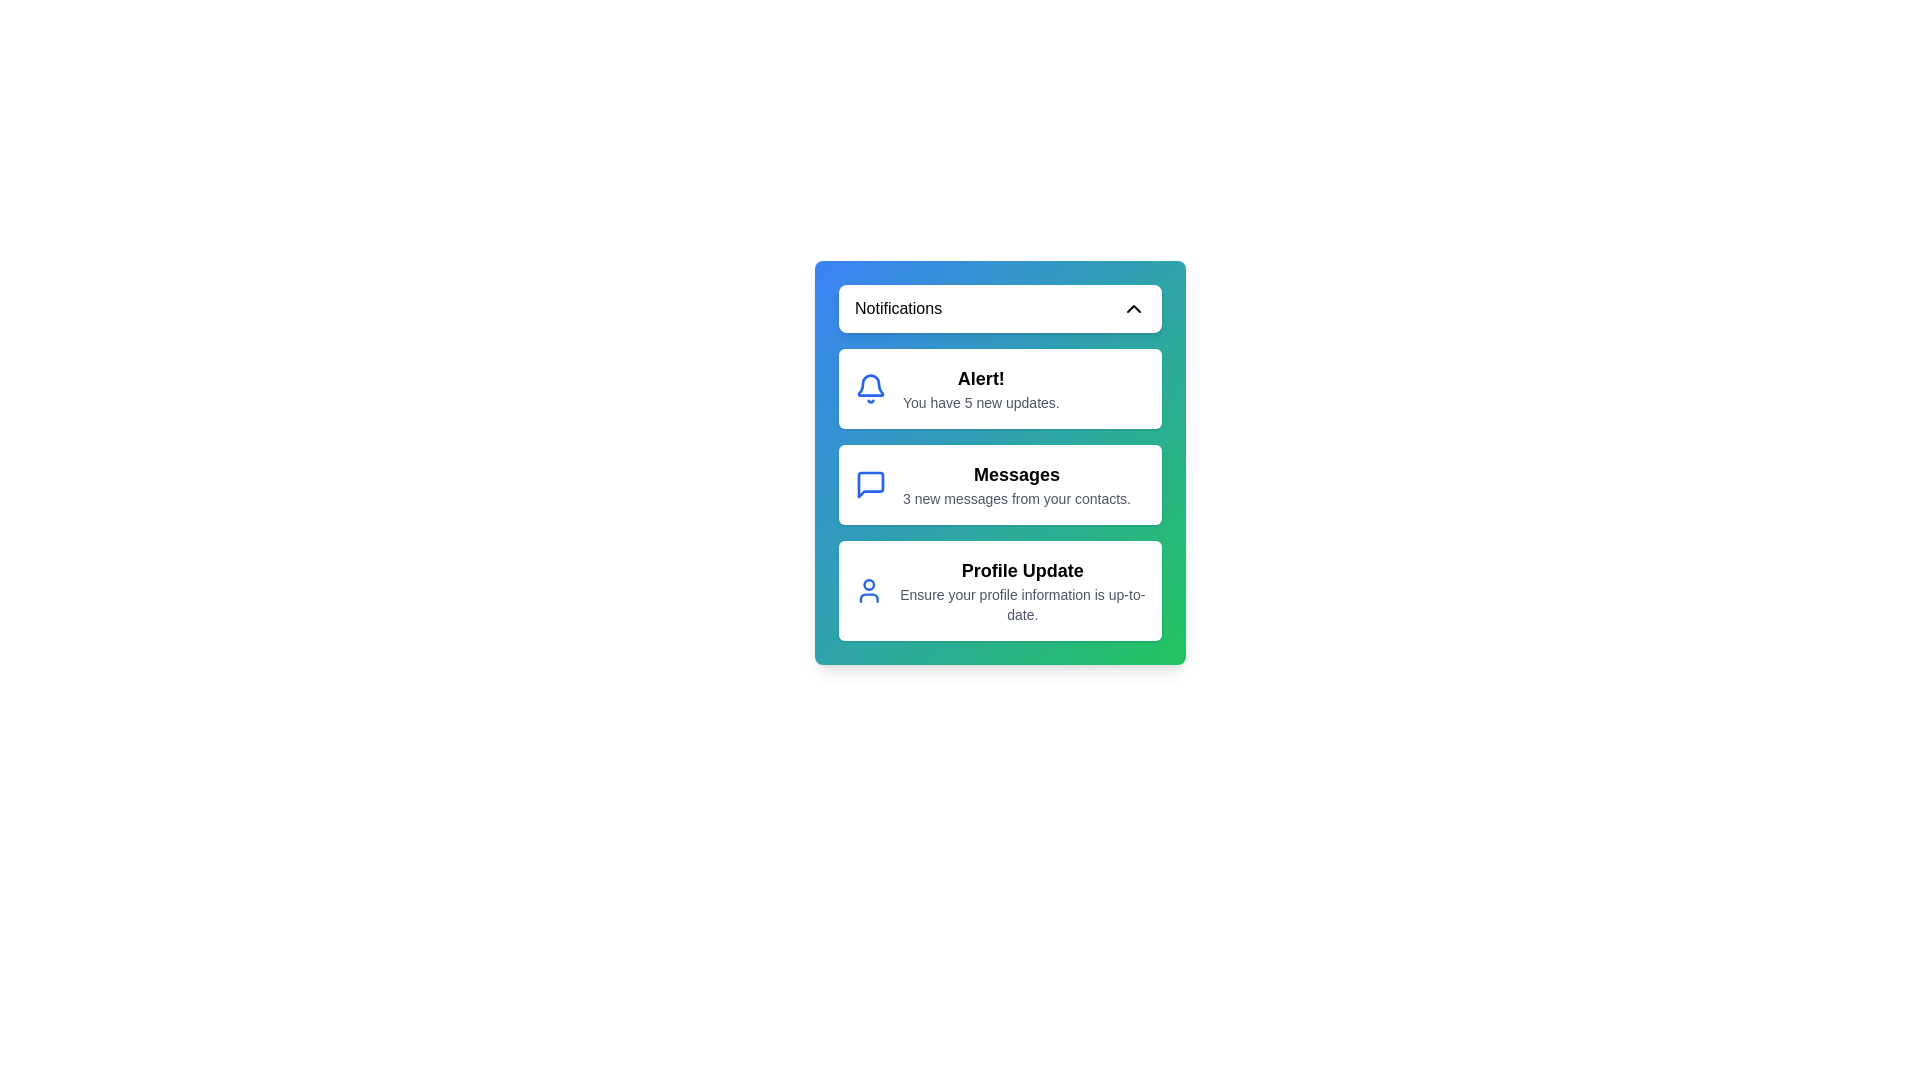 The image size is (1920, 1080). Describe the element at coordinates (870, 485) in the screenshot. I see `the notification icon corresponding to Messages` at that location.